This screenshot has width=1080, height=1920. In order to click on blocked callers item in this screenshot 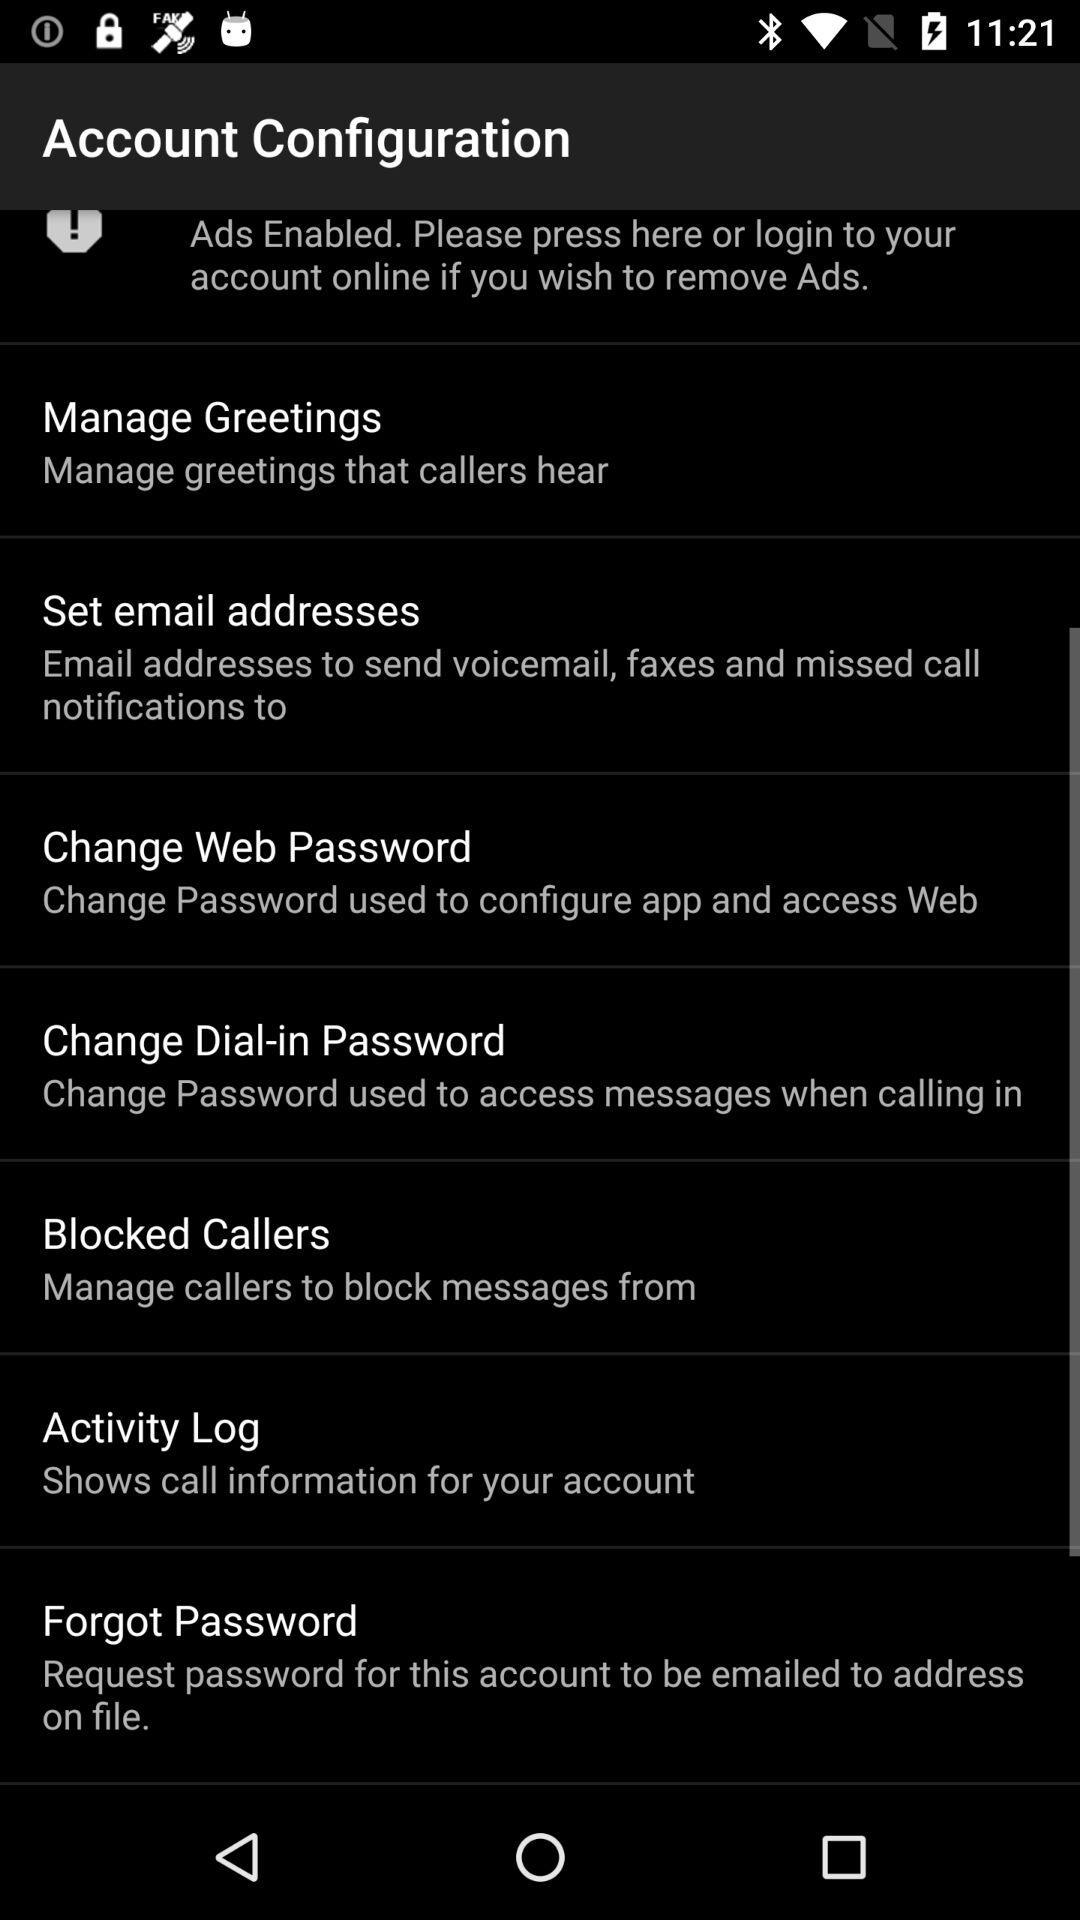, I will do `click(186, 1231)`.